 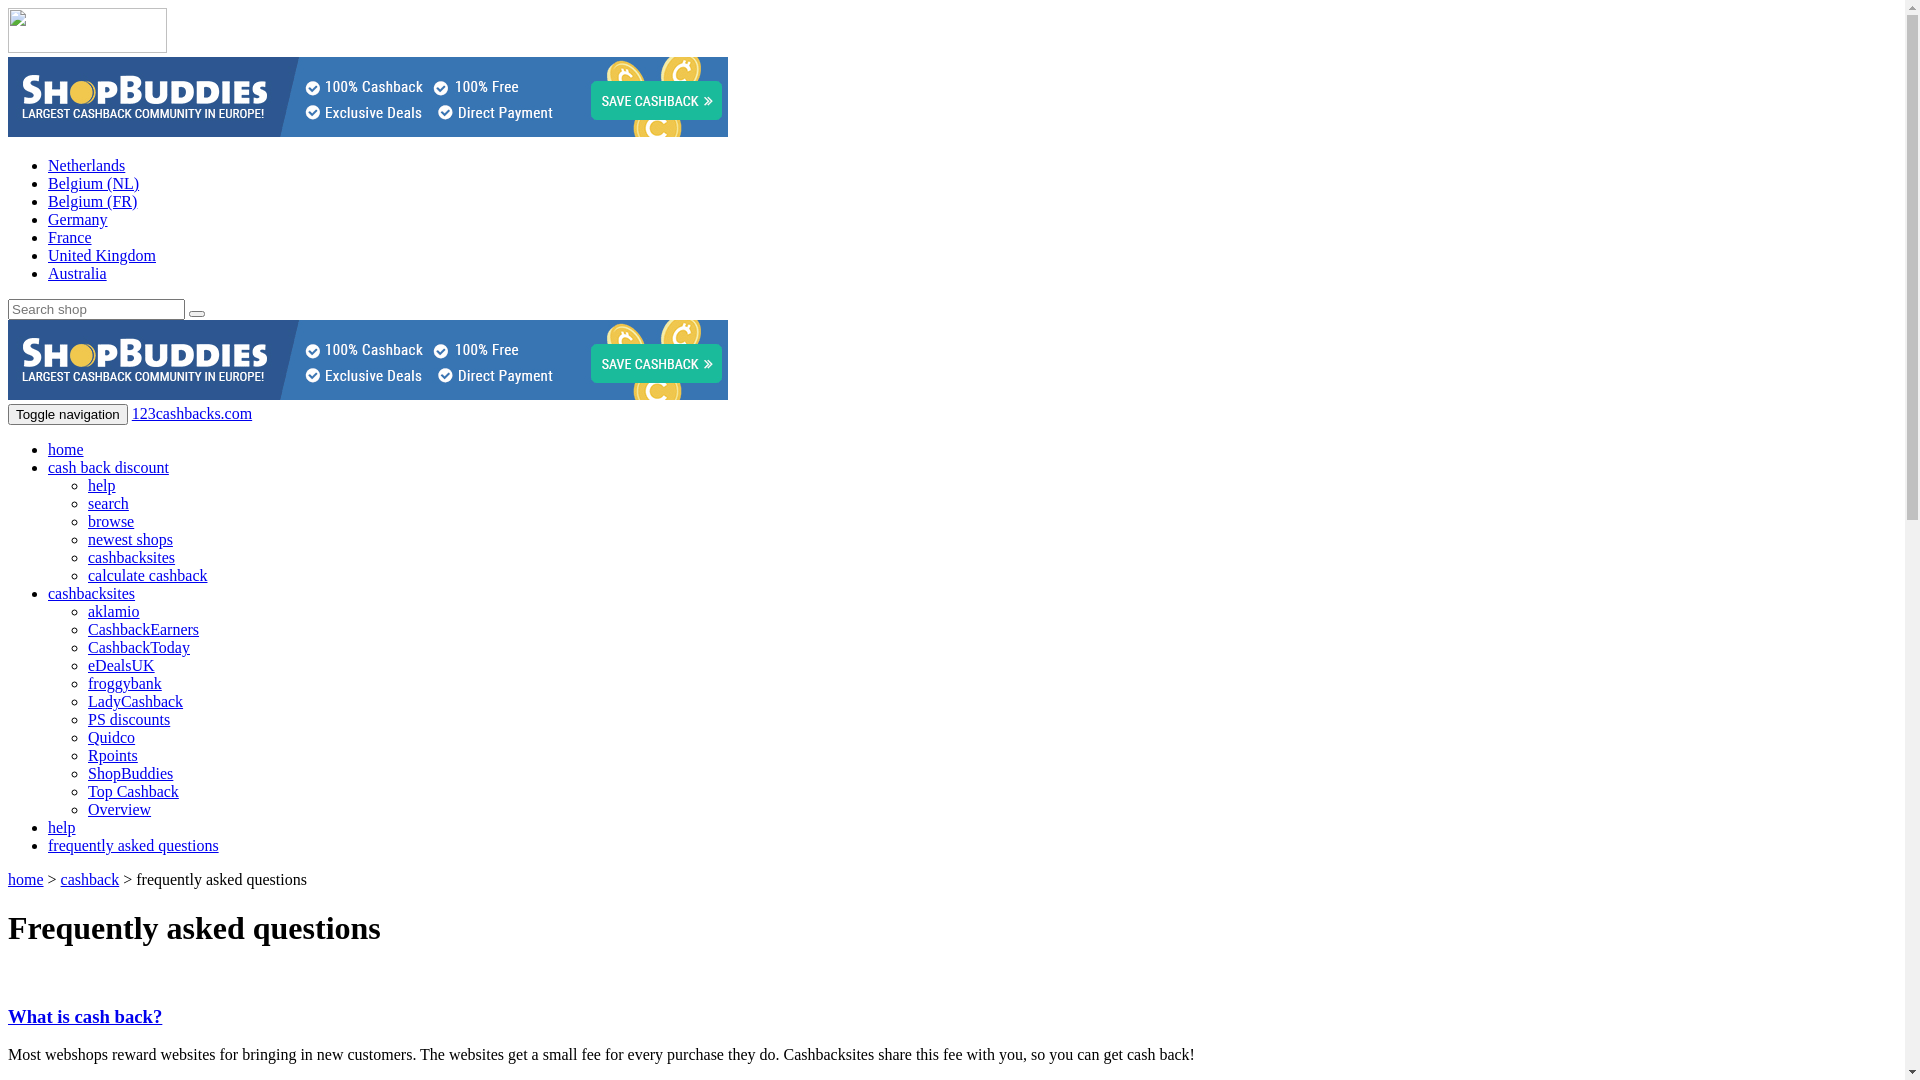 I want to click on 'cashback', so click(x=89, y=878).